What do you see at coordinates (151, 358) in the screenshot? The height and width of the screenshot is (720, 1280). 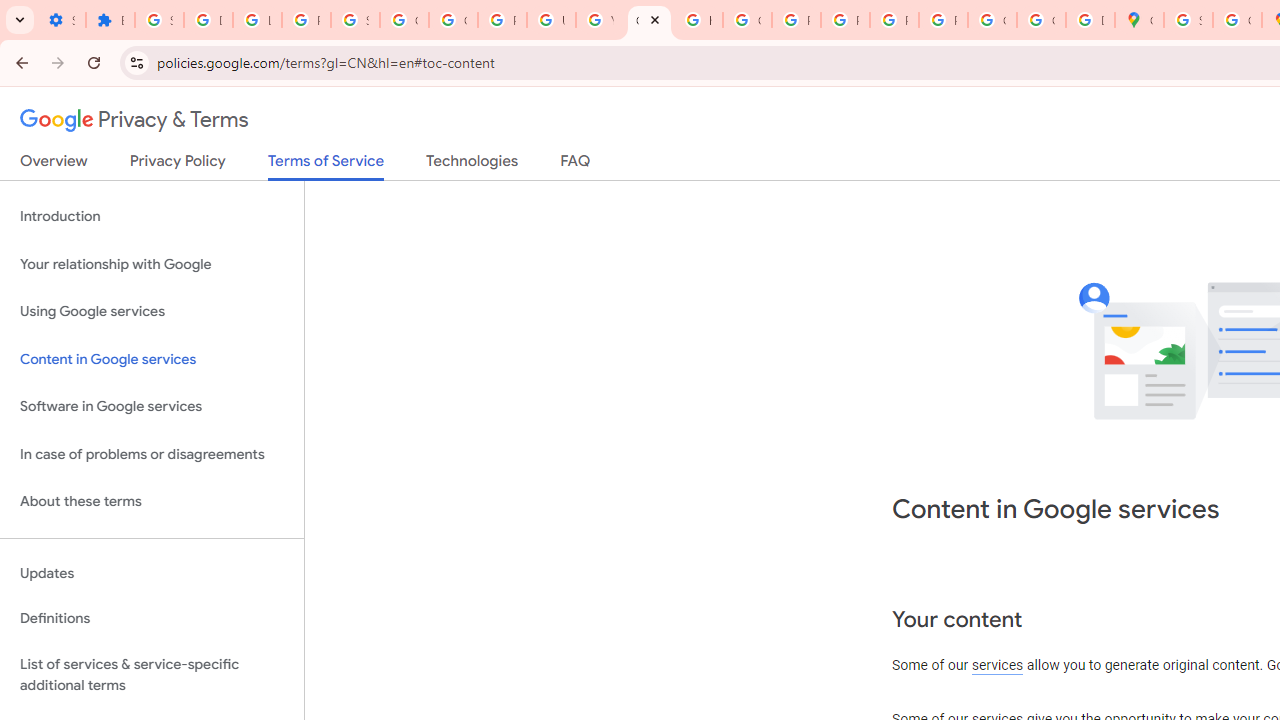 I see `'Content in Google services'` at bounding box center [151, 358].